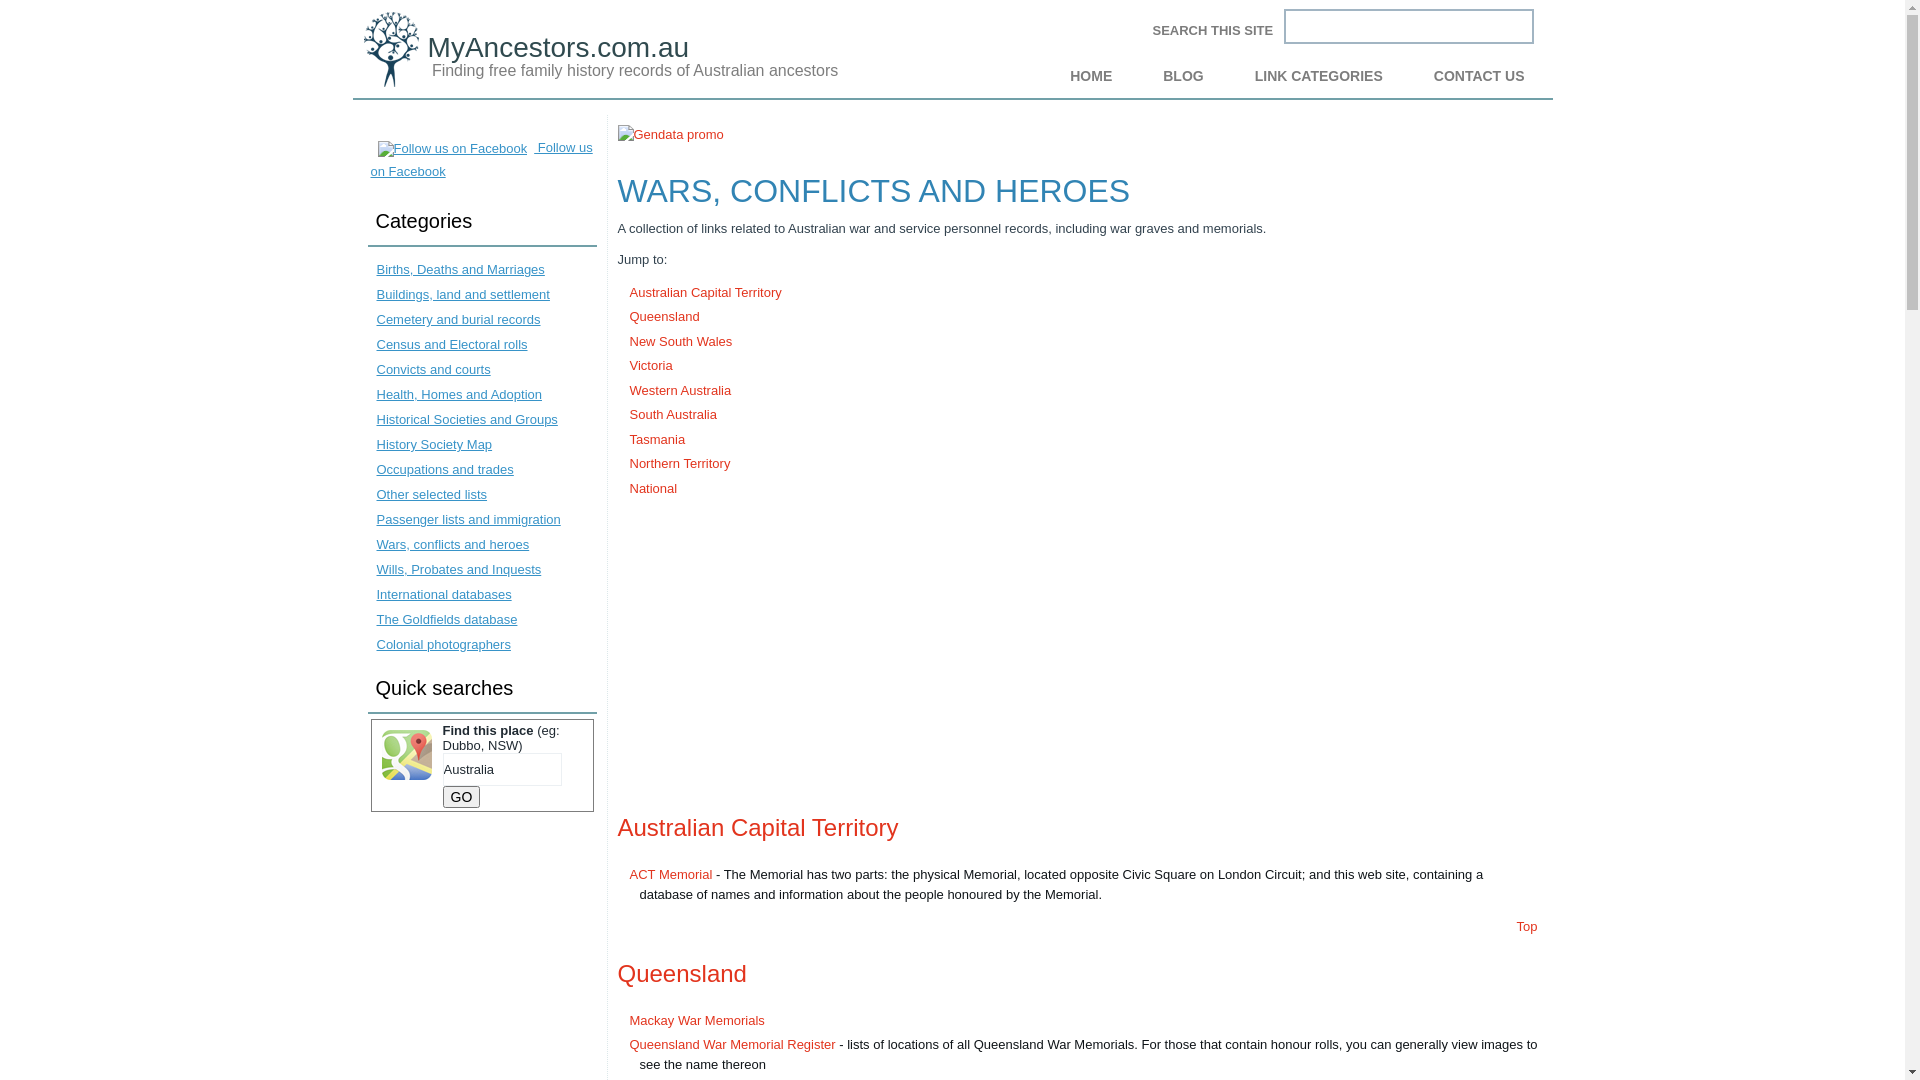 The width and height of the screenshot is (1920, 1080). Describe the element at coordinates (682, 972) in the screenshot. I see `'Queensland'` at that location.